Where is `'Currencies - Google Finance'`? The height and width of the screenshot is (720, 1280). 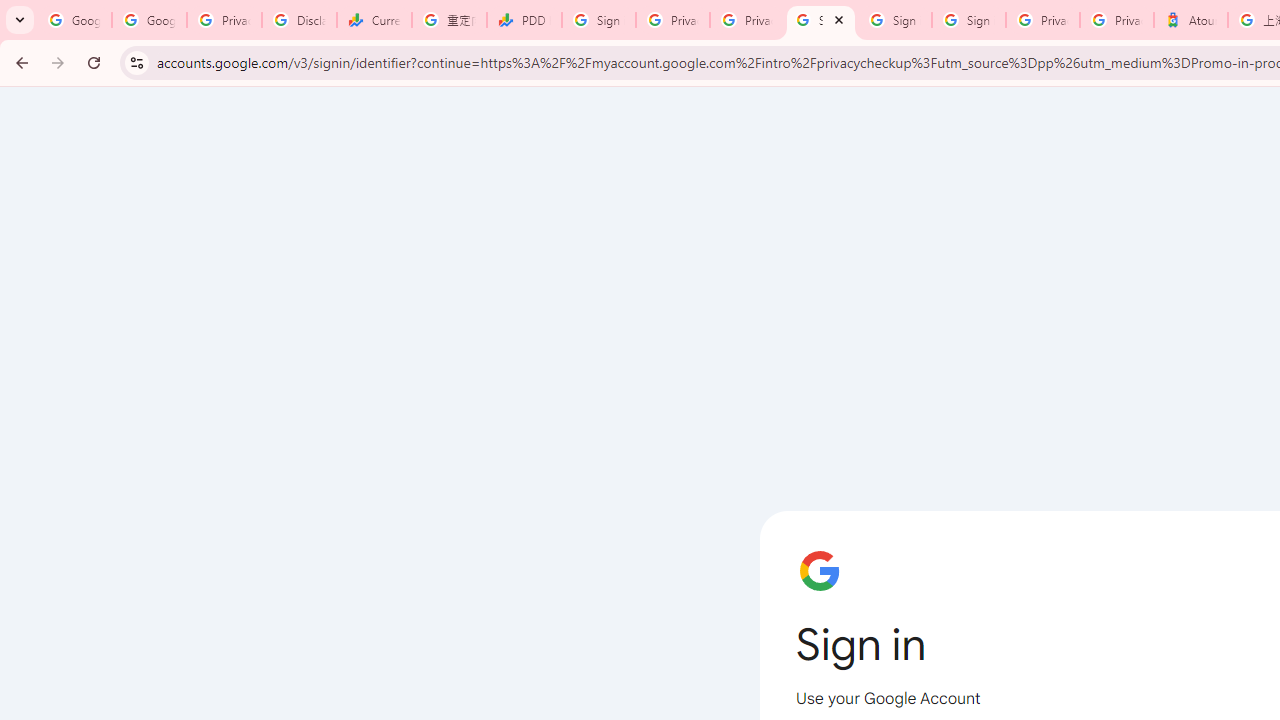 'Currencies - Google Finance' is located at coordinates (374, 20).